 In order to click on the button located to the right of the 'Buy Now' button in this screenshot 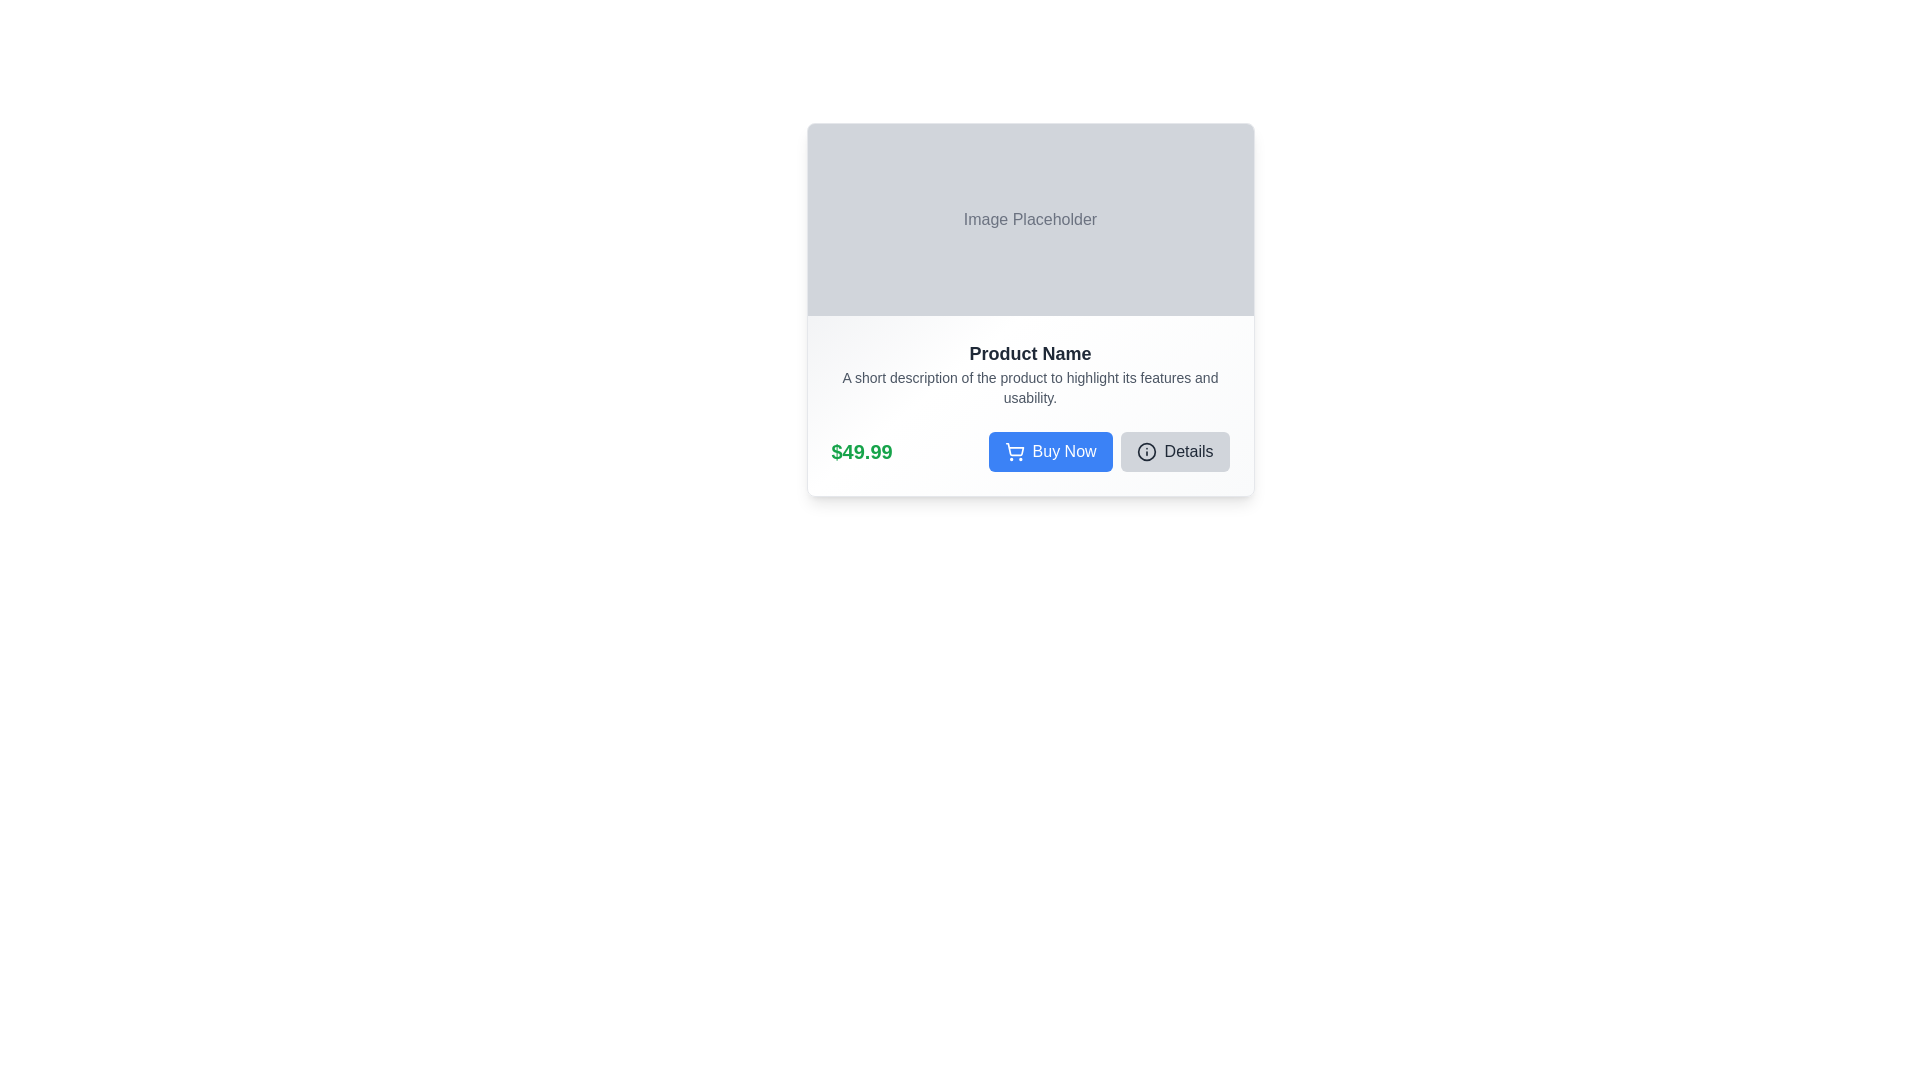, I will do `click(1175, 451)`.